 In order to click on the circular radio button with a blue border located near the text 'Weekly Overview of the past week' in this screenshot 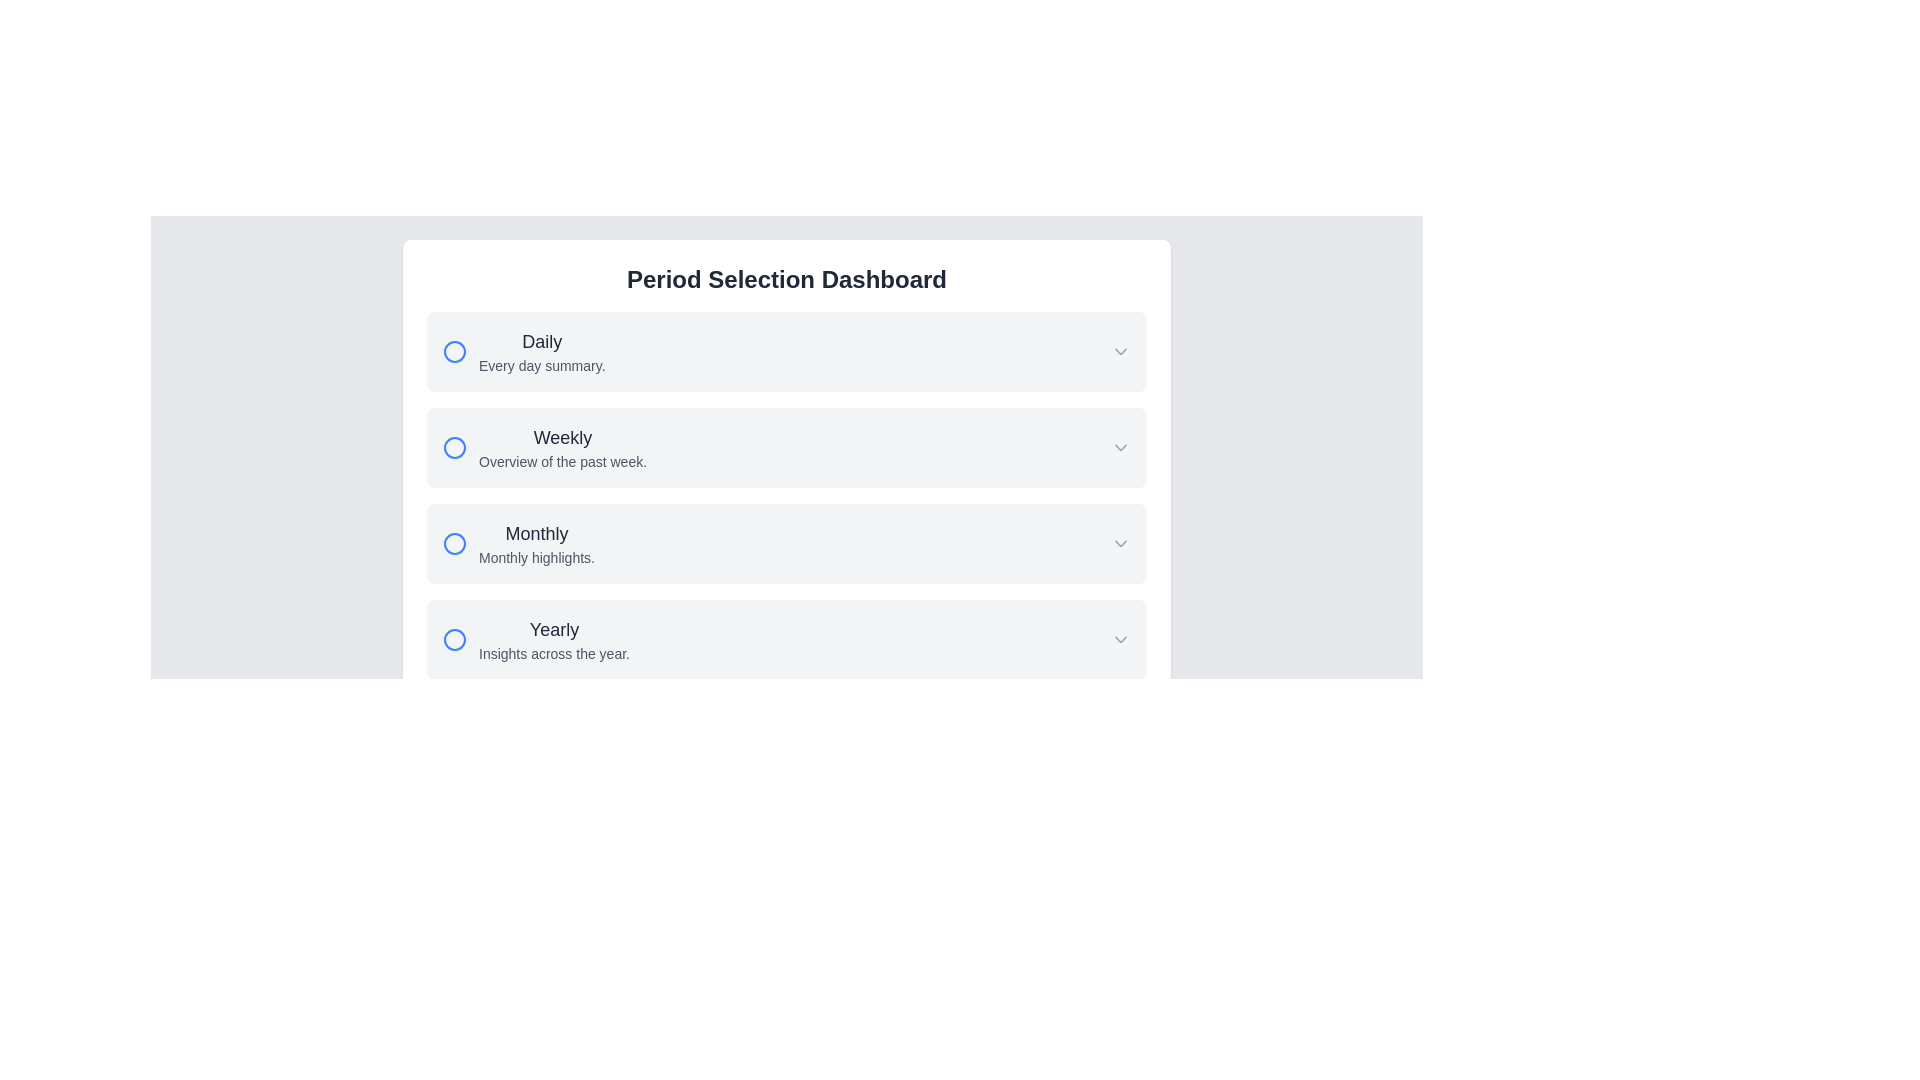, I will do `click(454, 446)`.